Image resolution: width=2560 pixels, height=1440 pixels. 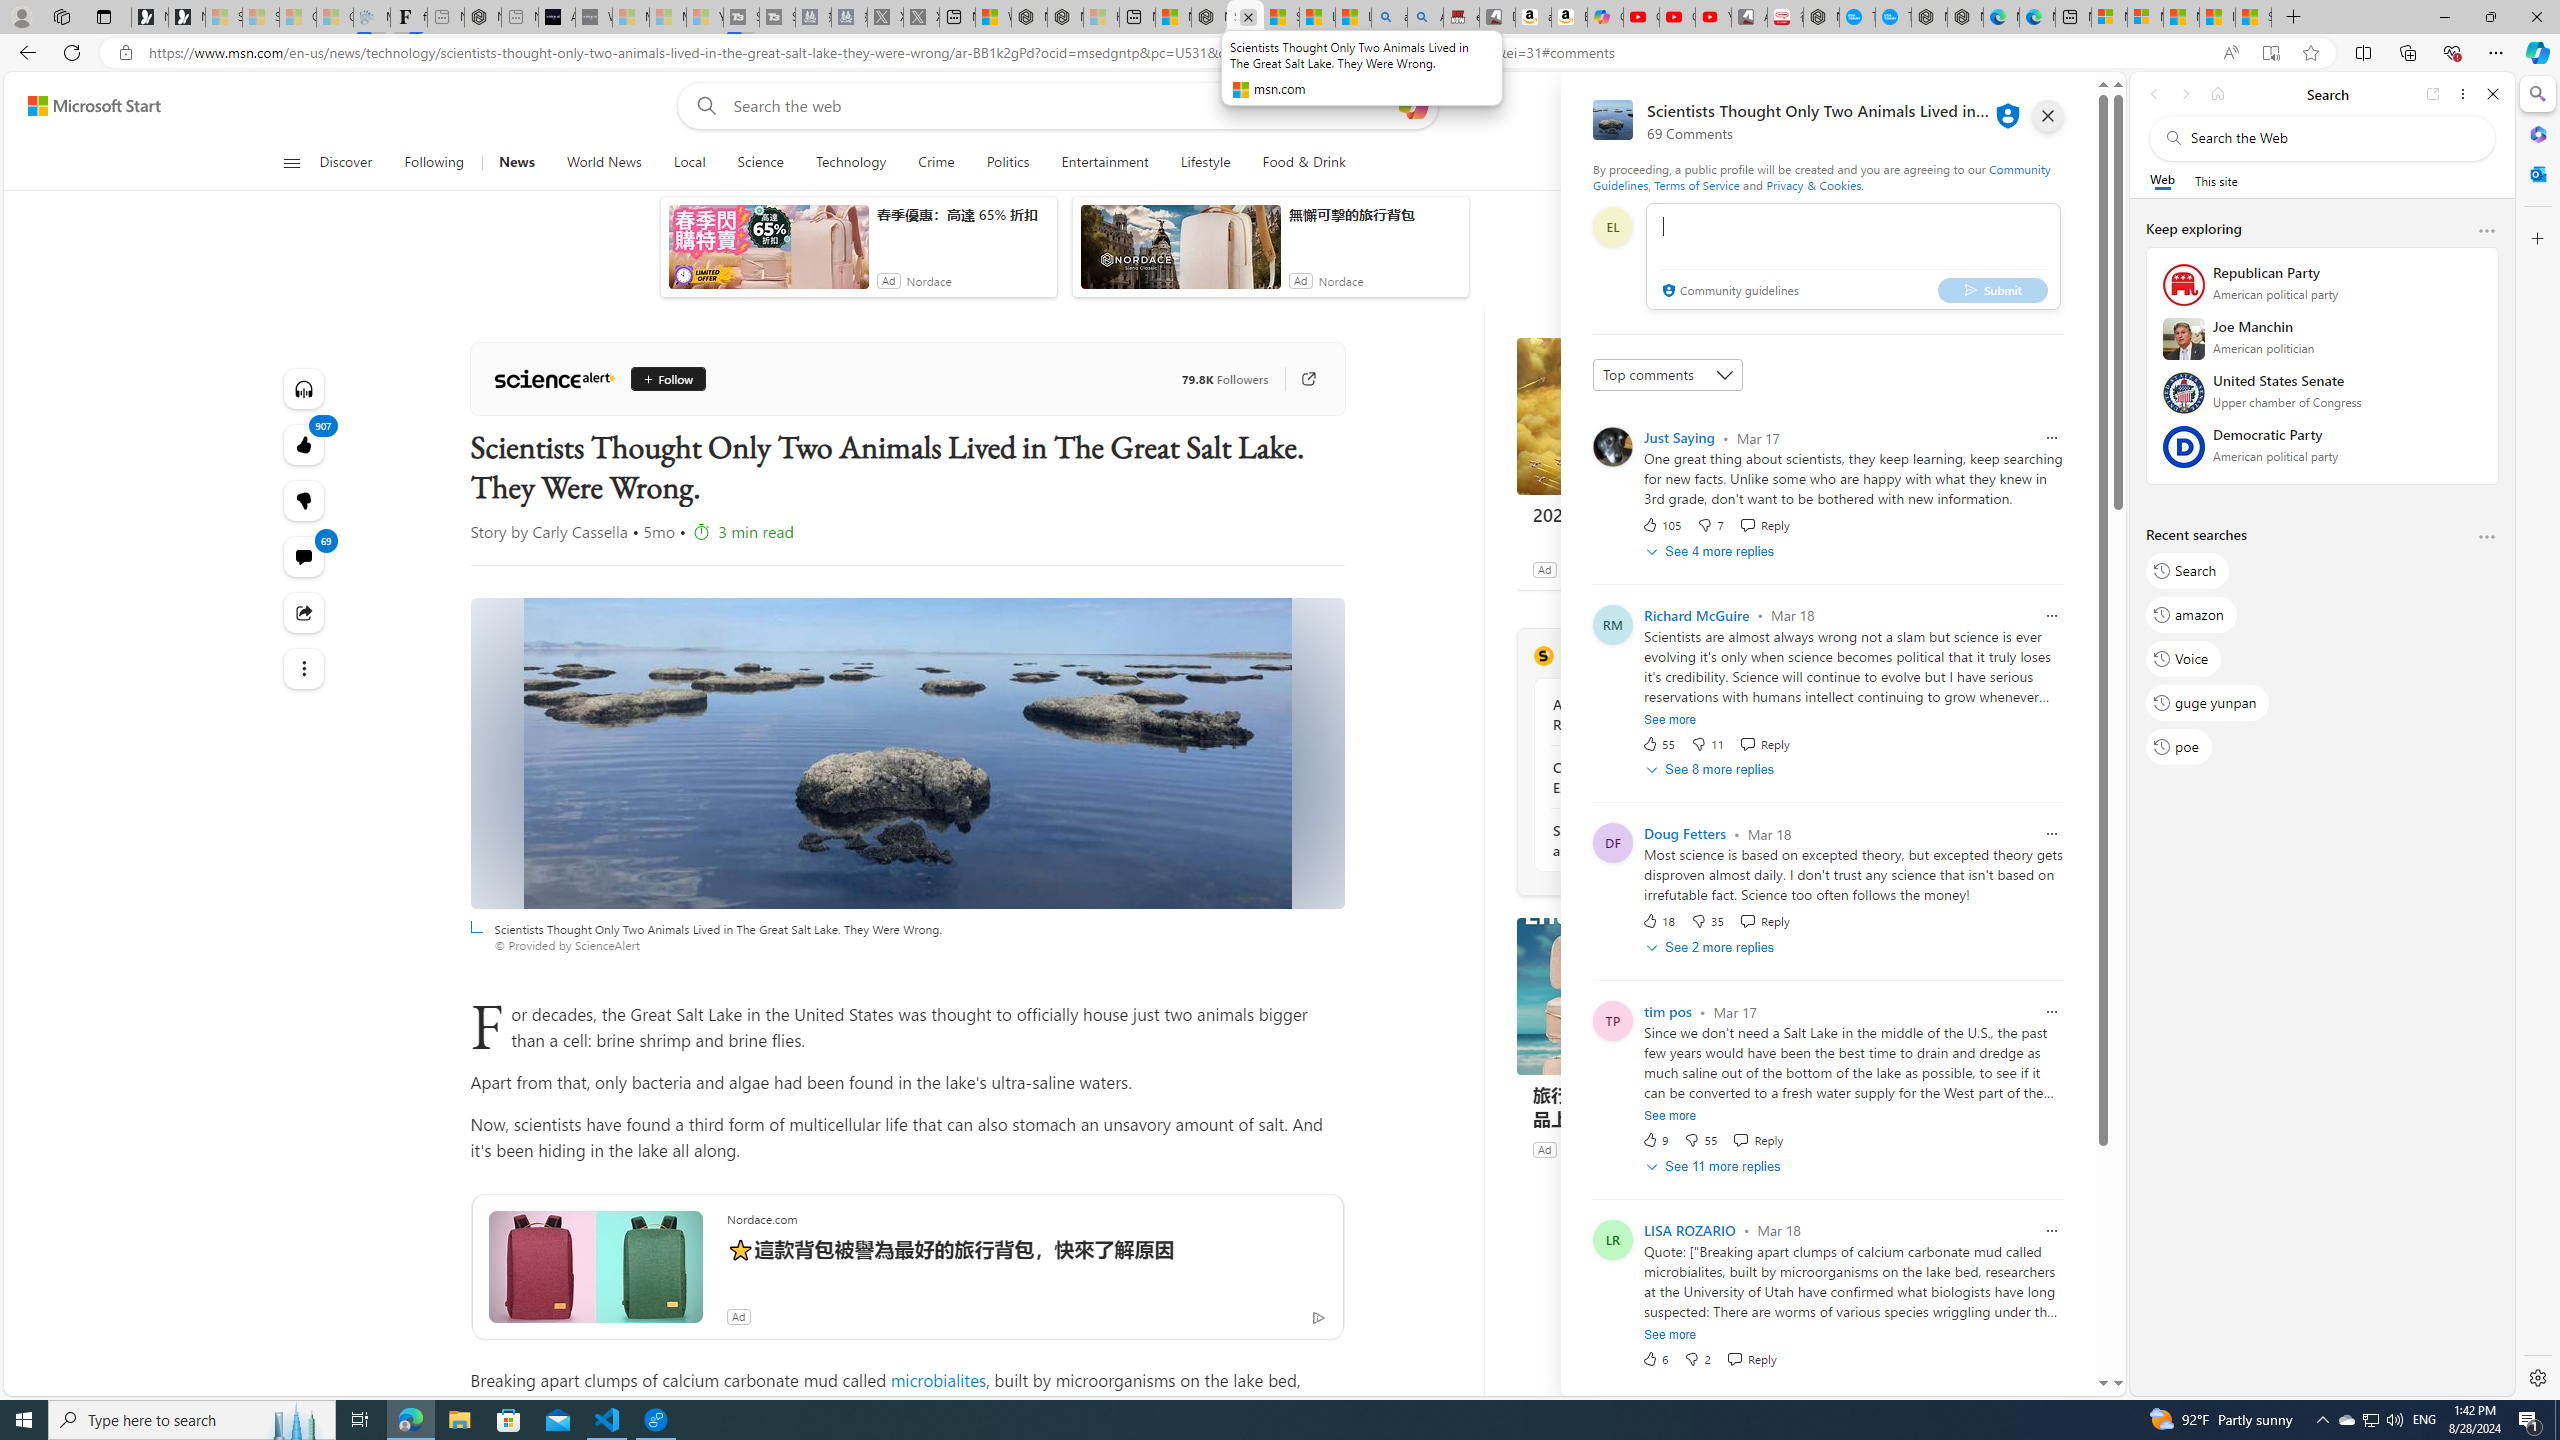 I want to click on 'tim pos', so click(x=1667, y=1011).